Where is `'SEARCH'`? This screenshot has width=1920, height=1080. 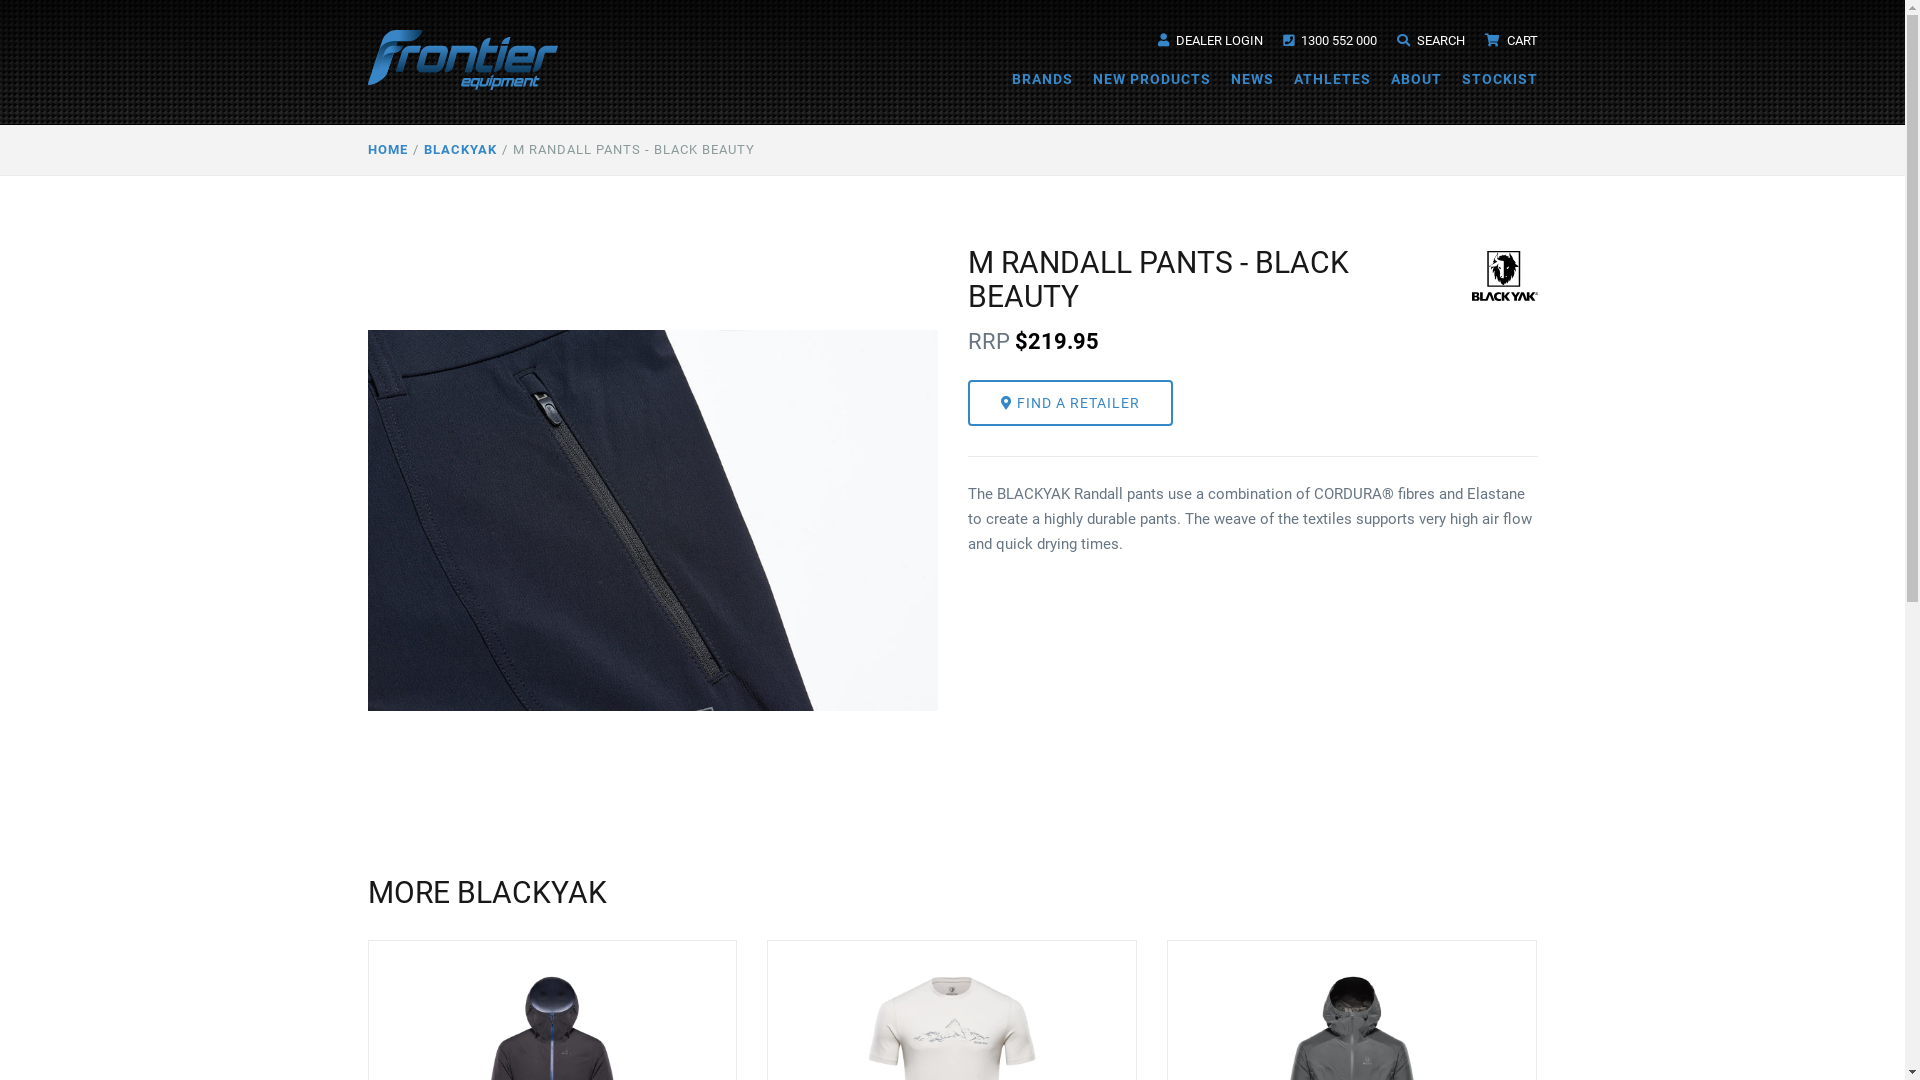 'SEARCH' is located at coordinates (1429, 40).